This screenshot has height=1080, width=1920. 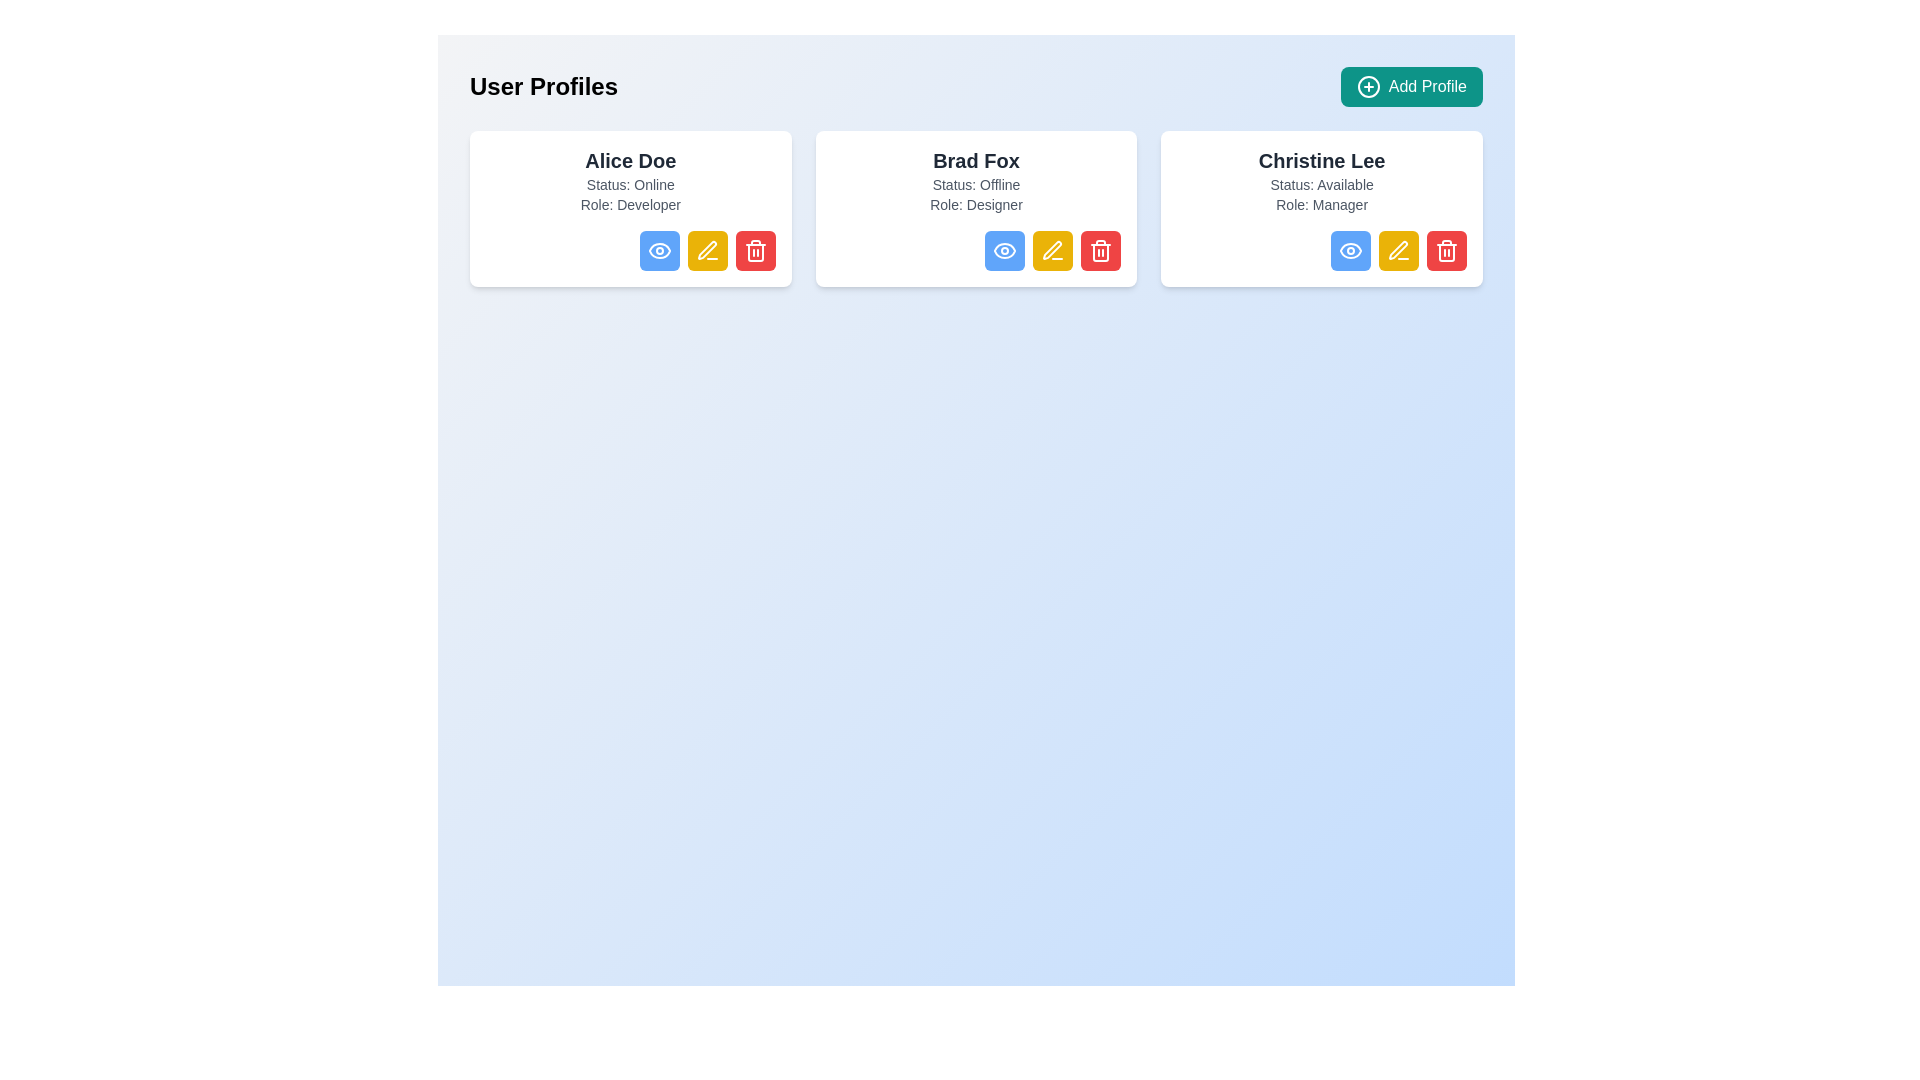 I want to click on the red button with a white trash icon located at the bottom-right corner of Christine Lee's profile, so click(x=1446, y=249).